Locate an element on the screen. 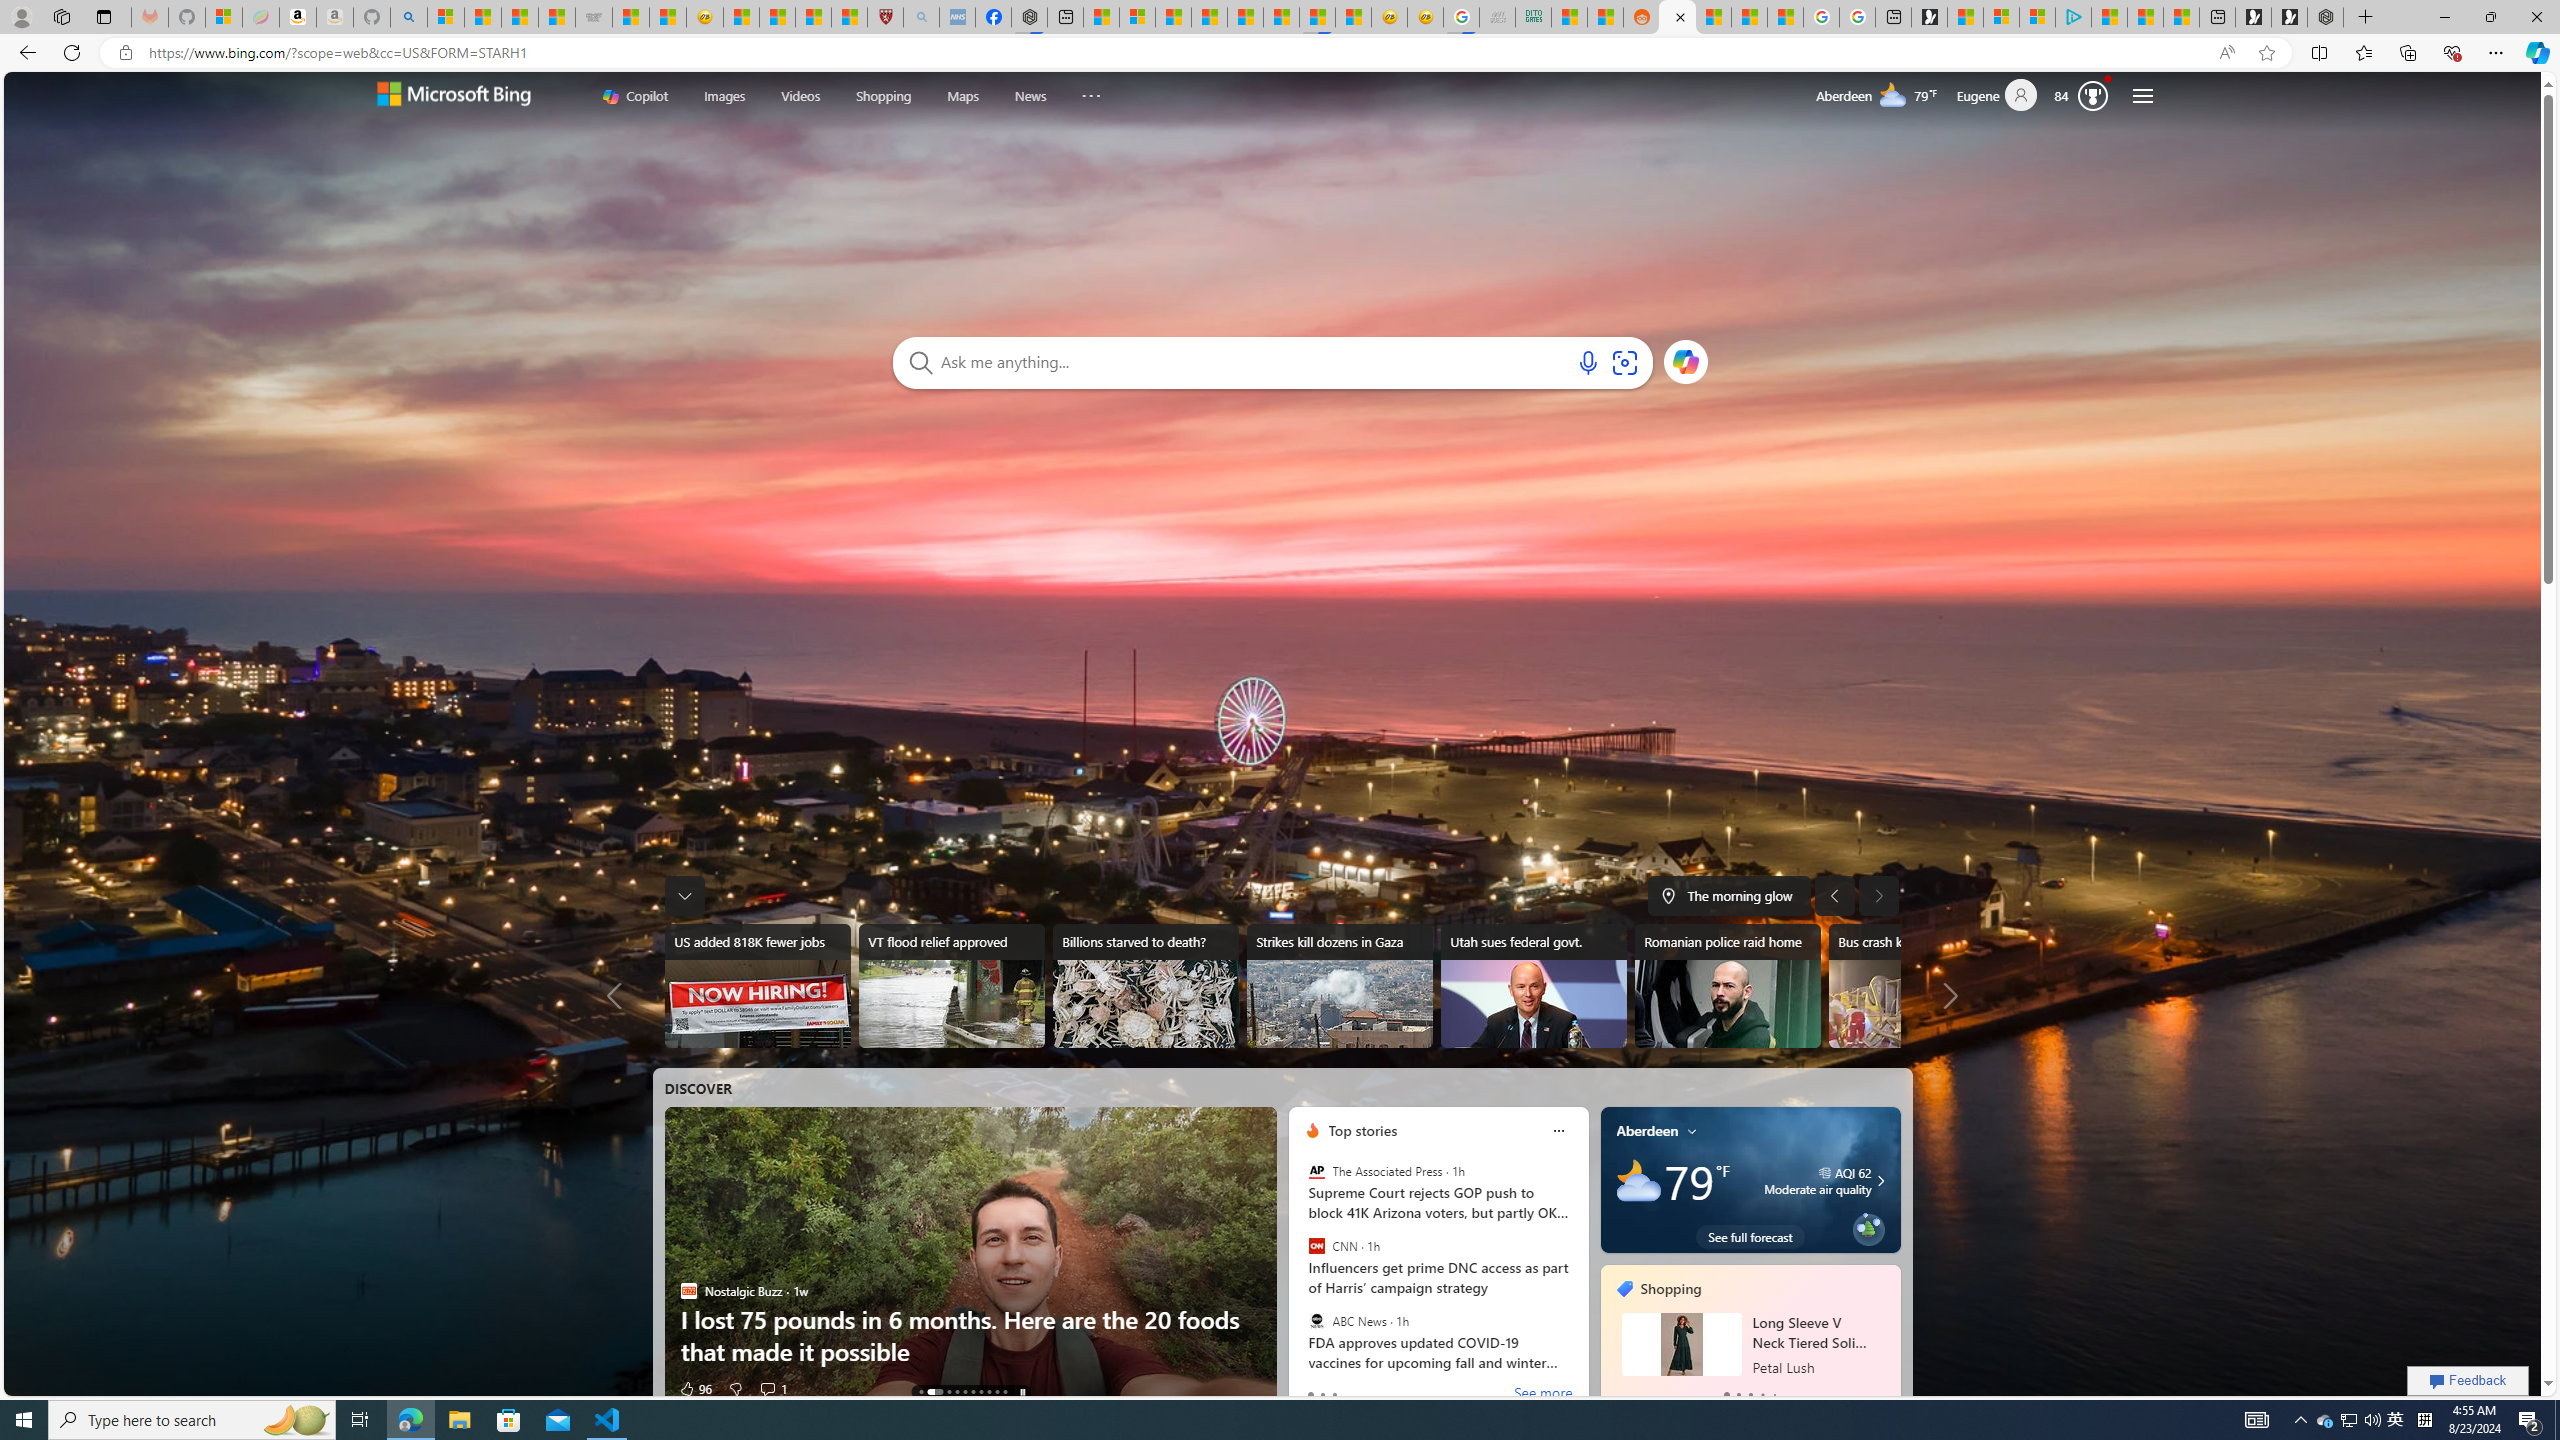  'Romanian police raid home' is located at coordinates (1725, 985).